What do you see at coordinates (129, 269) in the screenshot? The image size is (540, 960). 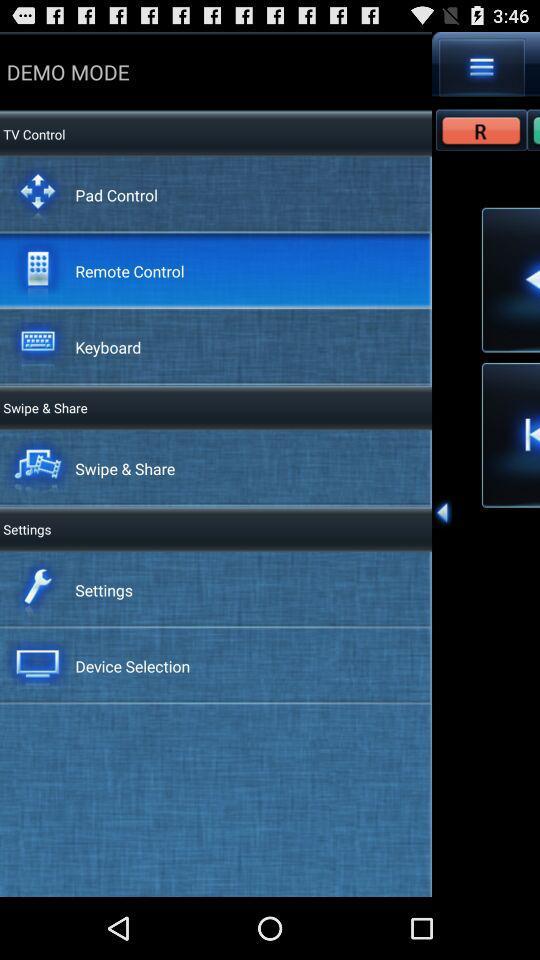 I see `the remote control app` at bounding box center [129, 269].